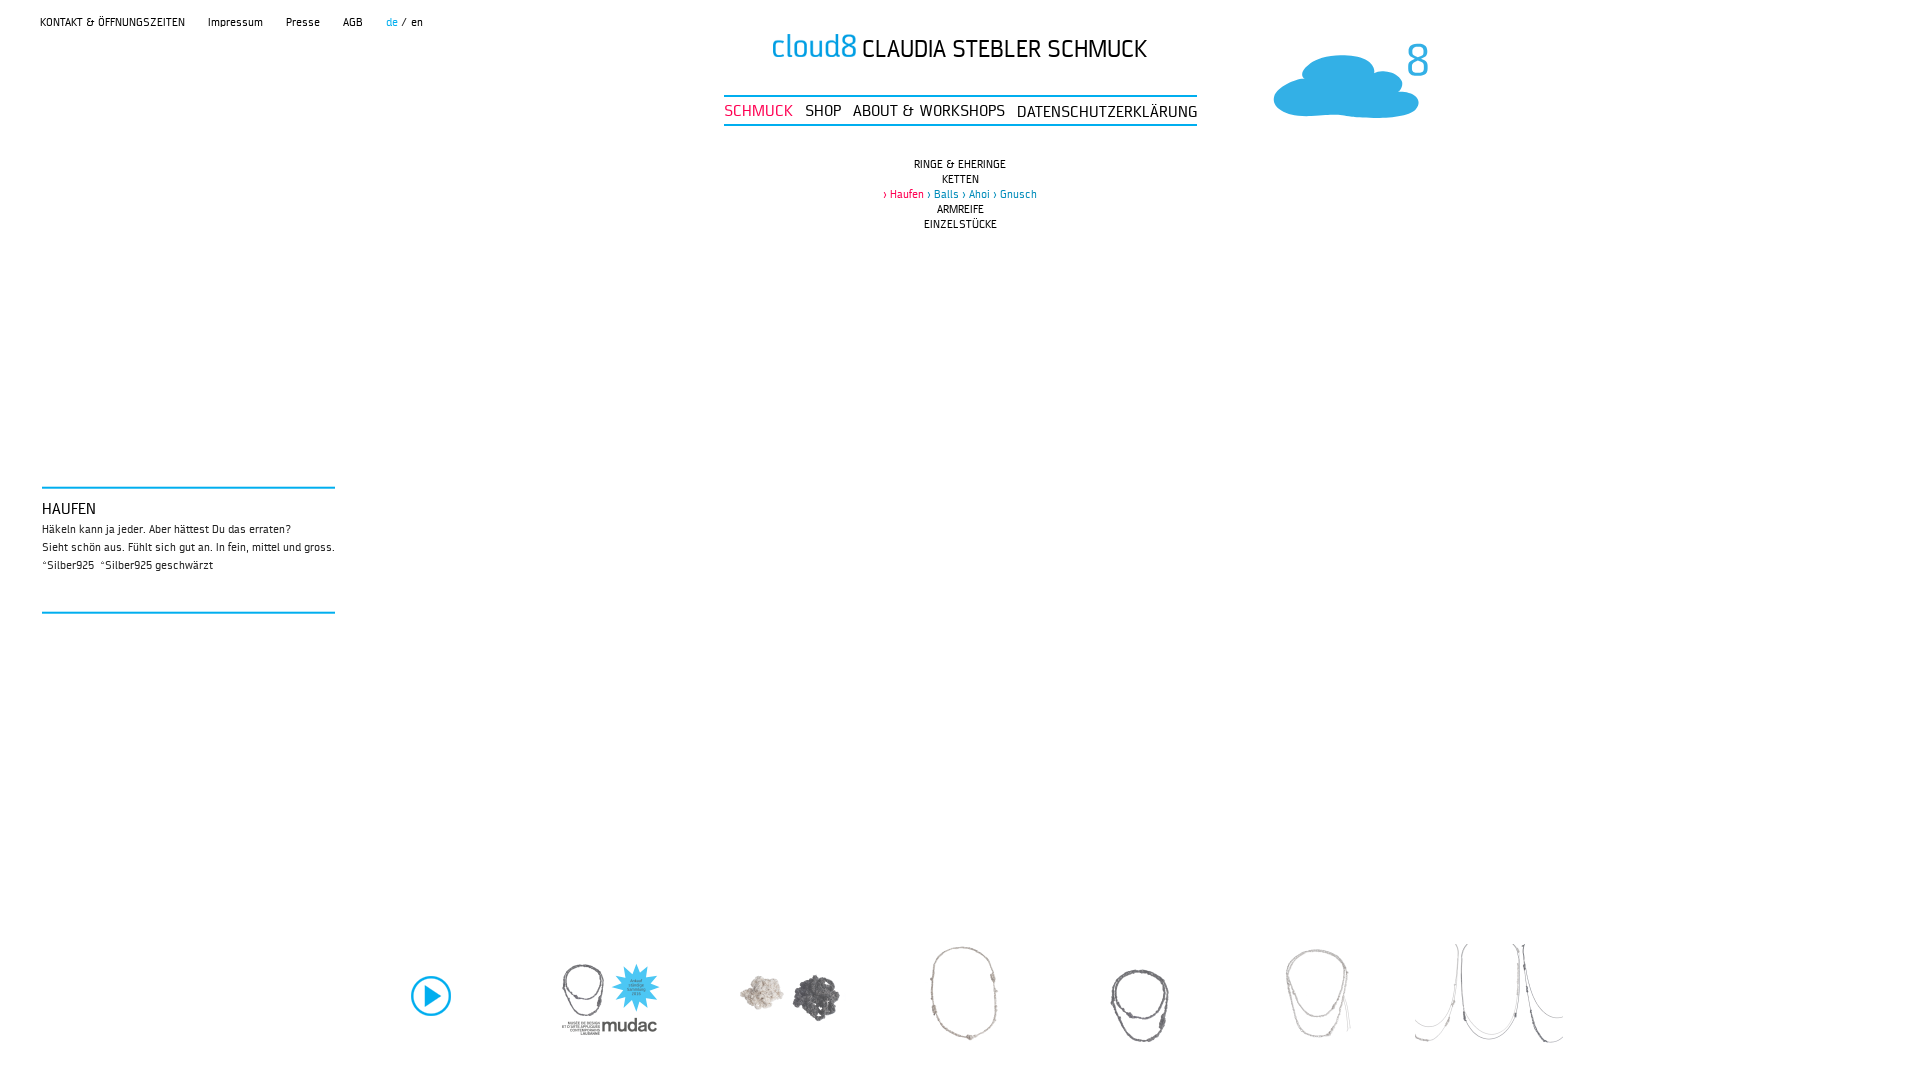  Describe the element at coordinates (926, 111) in the screenshot. I see `'ABOUT & WORKSHOPS'` at that location.